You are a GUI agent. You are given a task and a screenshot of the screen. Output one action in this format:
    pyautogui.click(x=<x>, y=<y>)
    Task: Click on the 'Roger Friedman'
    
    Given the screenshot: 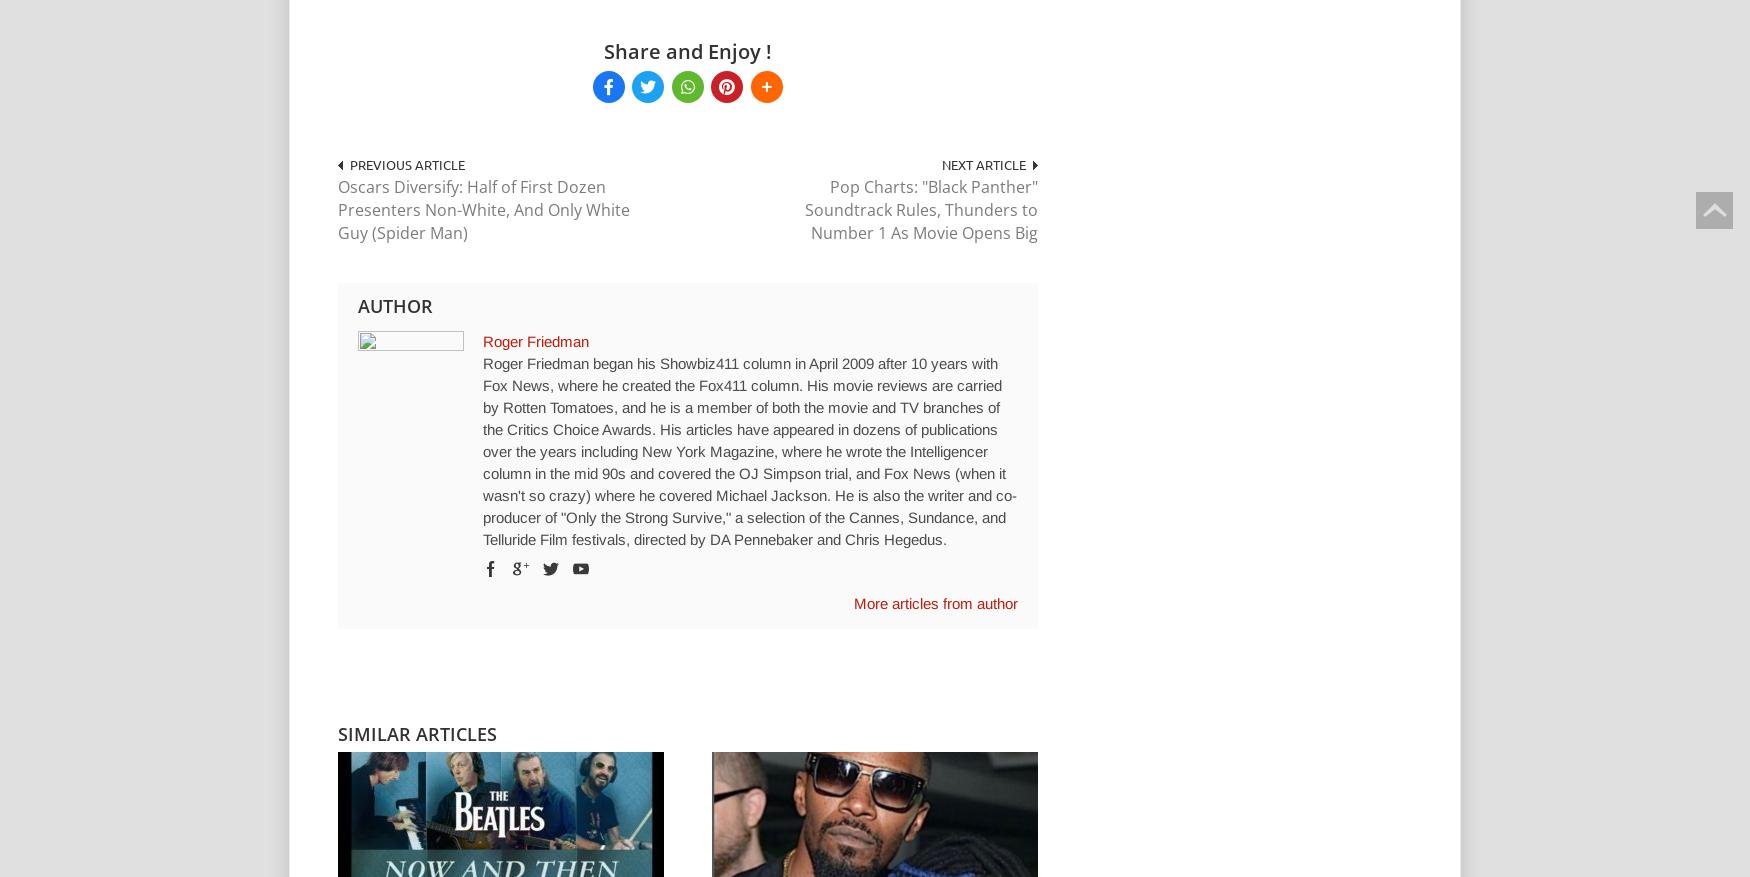 What is the action you would take?
    pyautogui.click(x=483, y=339)
    